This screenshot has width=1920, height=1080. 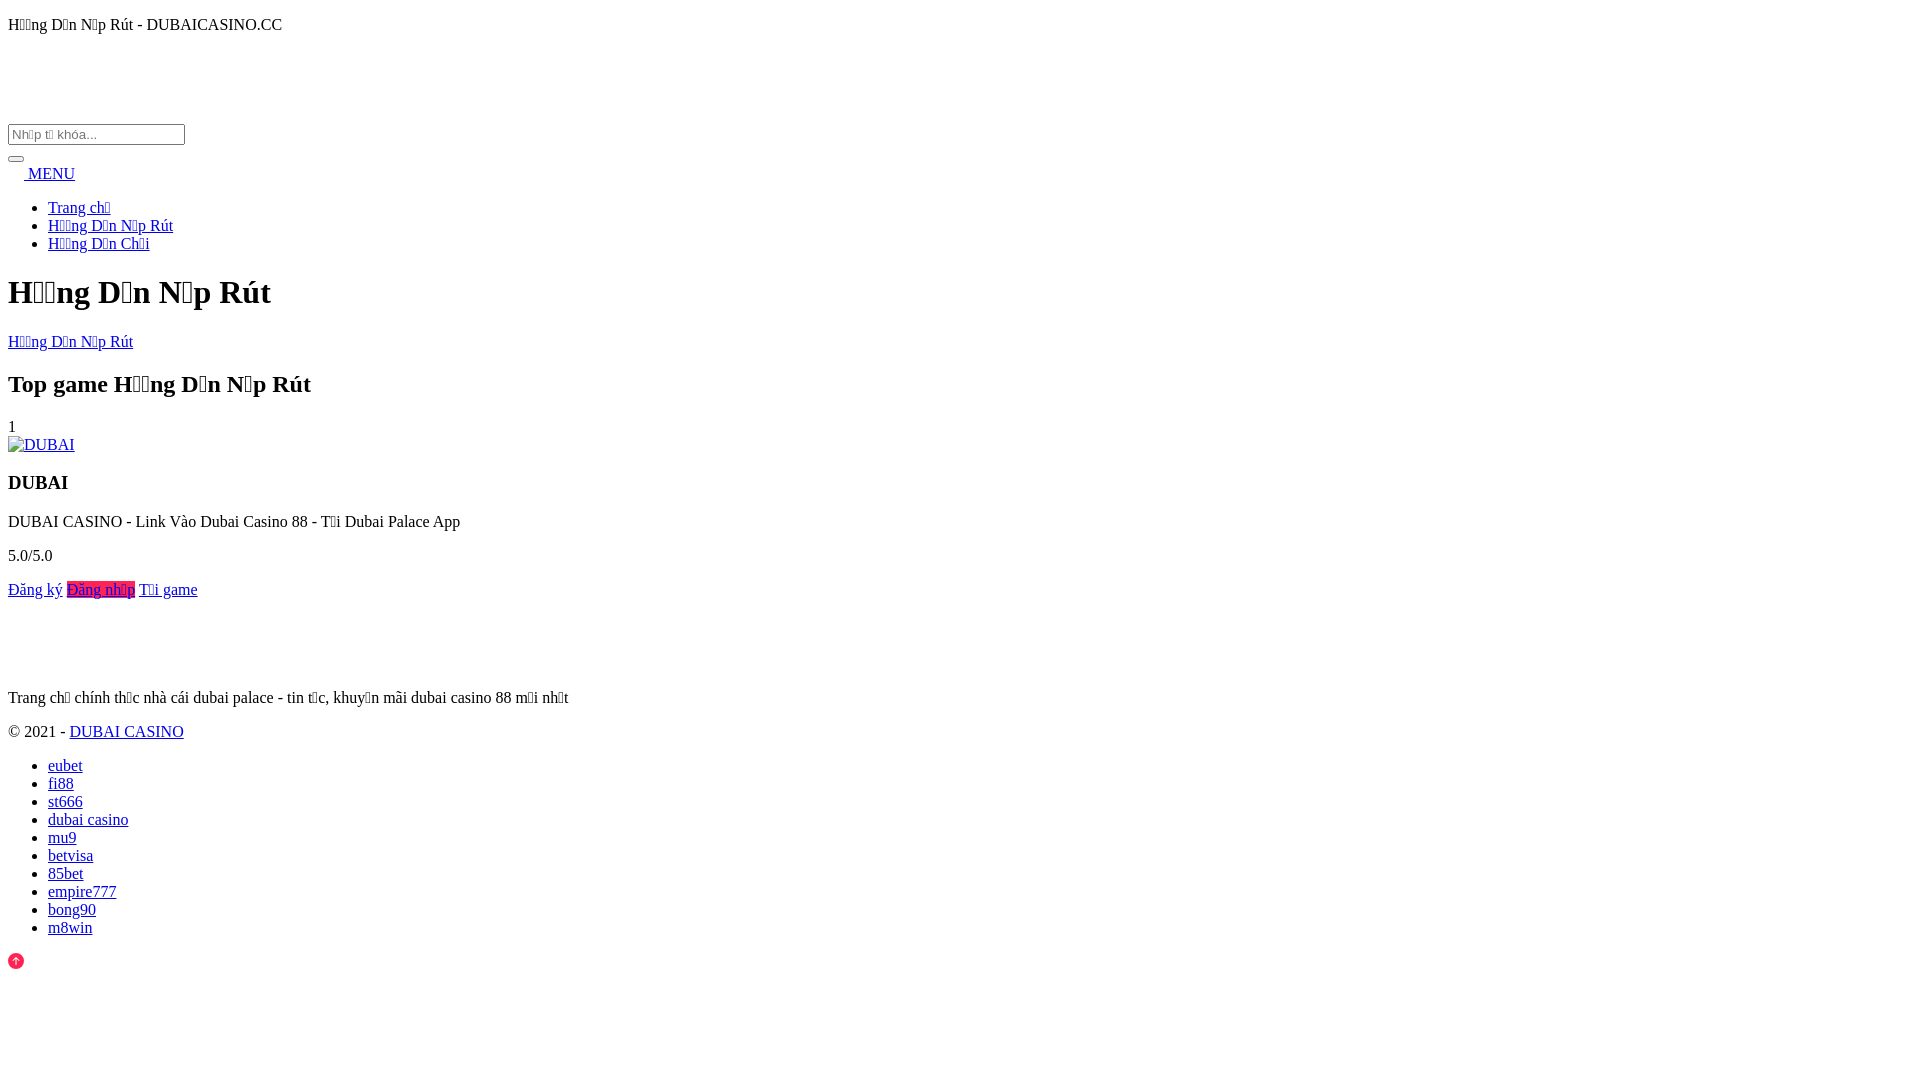 I want to click on 'MENU', so click(x=41, y=172).